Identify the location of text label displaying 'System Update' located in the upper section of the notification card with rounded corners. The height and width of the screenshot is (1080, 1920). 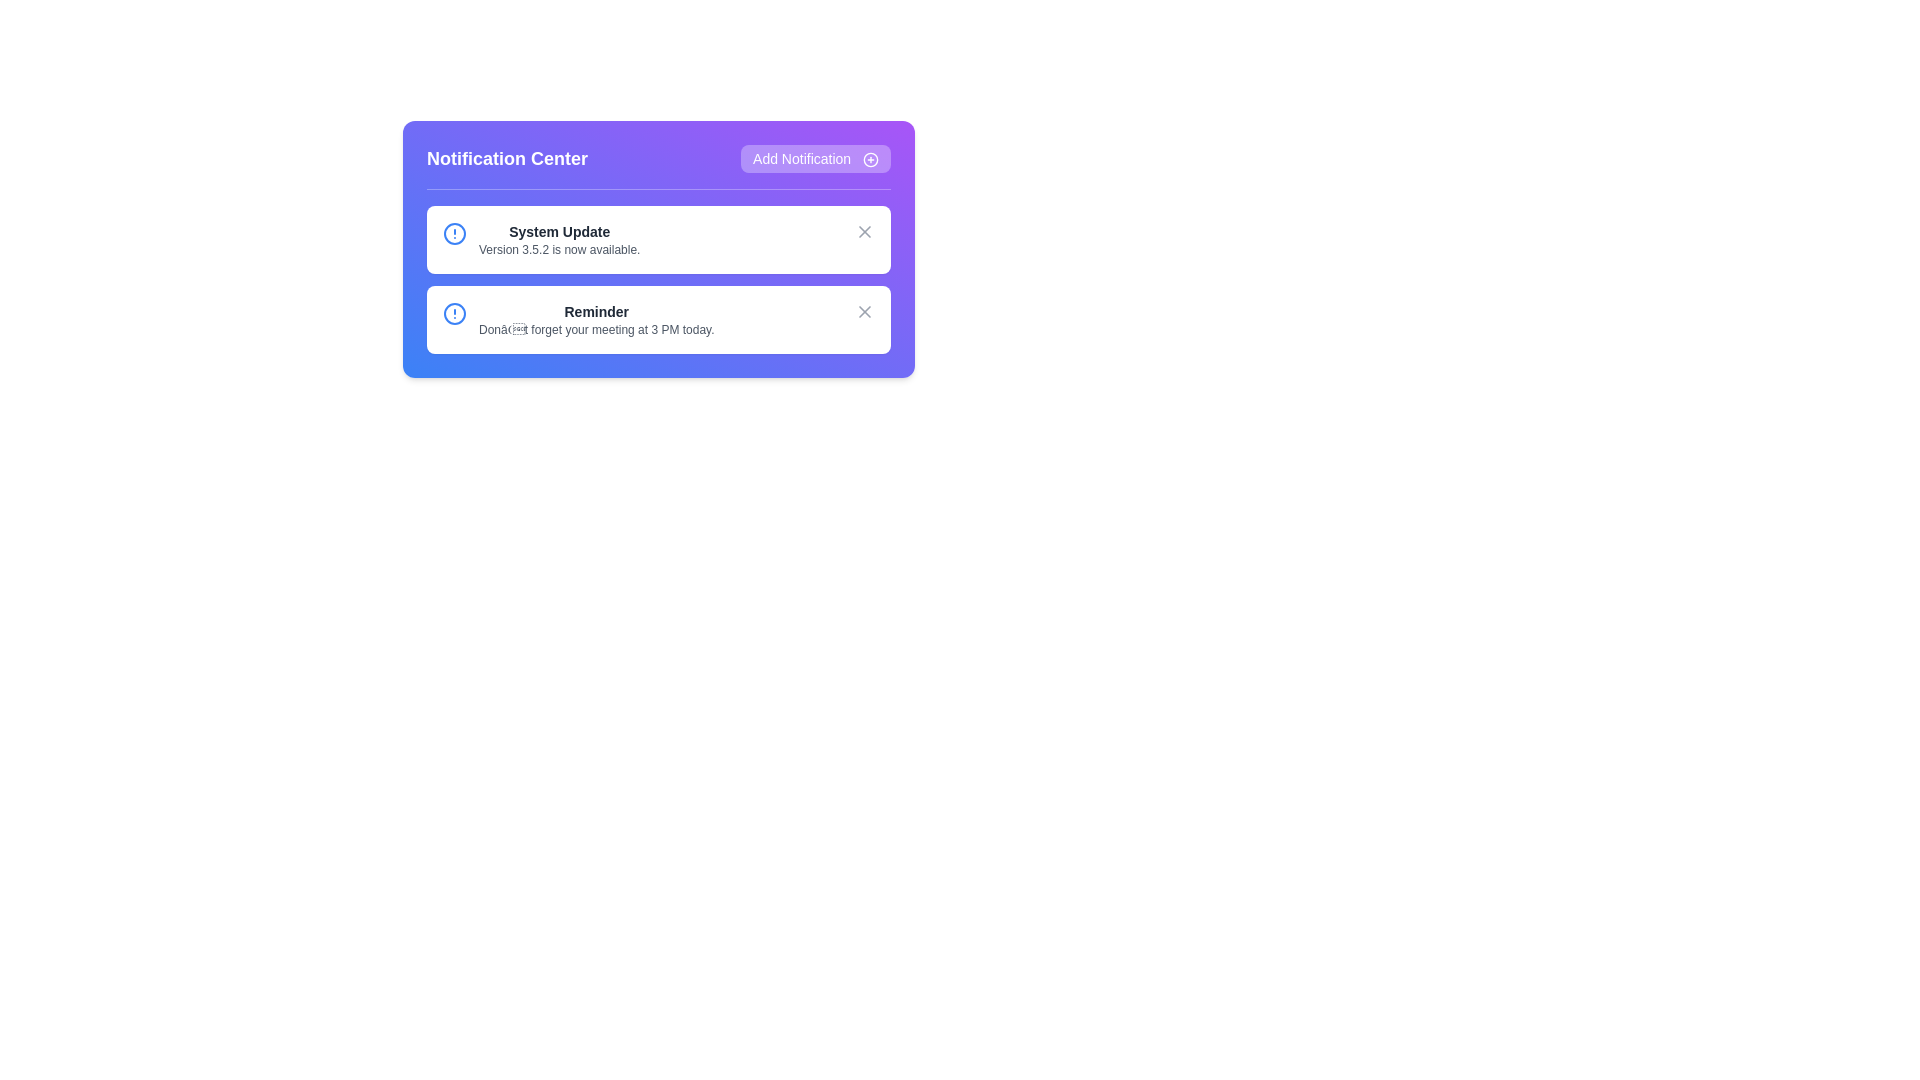
(559, 230).